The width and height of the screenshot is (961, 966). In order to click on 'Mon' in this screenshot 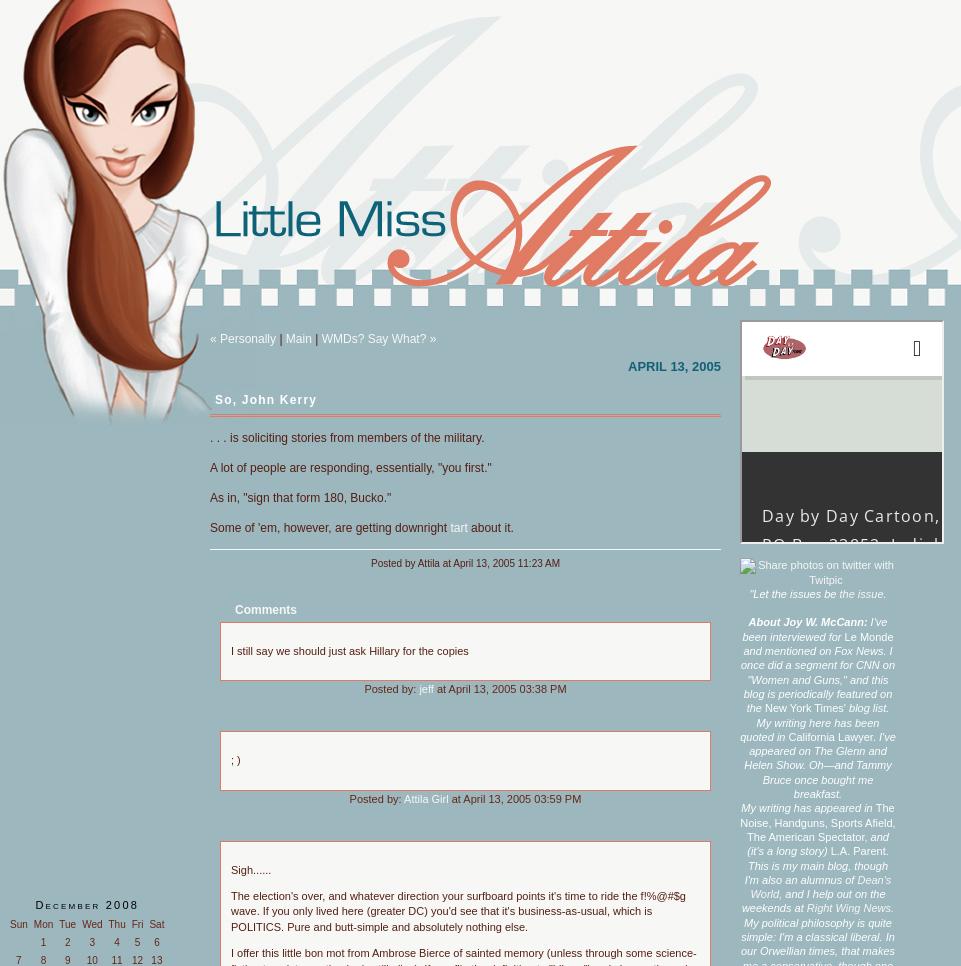, I will do `click(31, 923)`.